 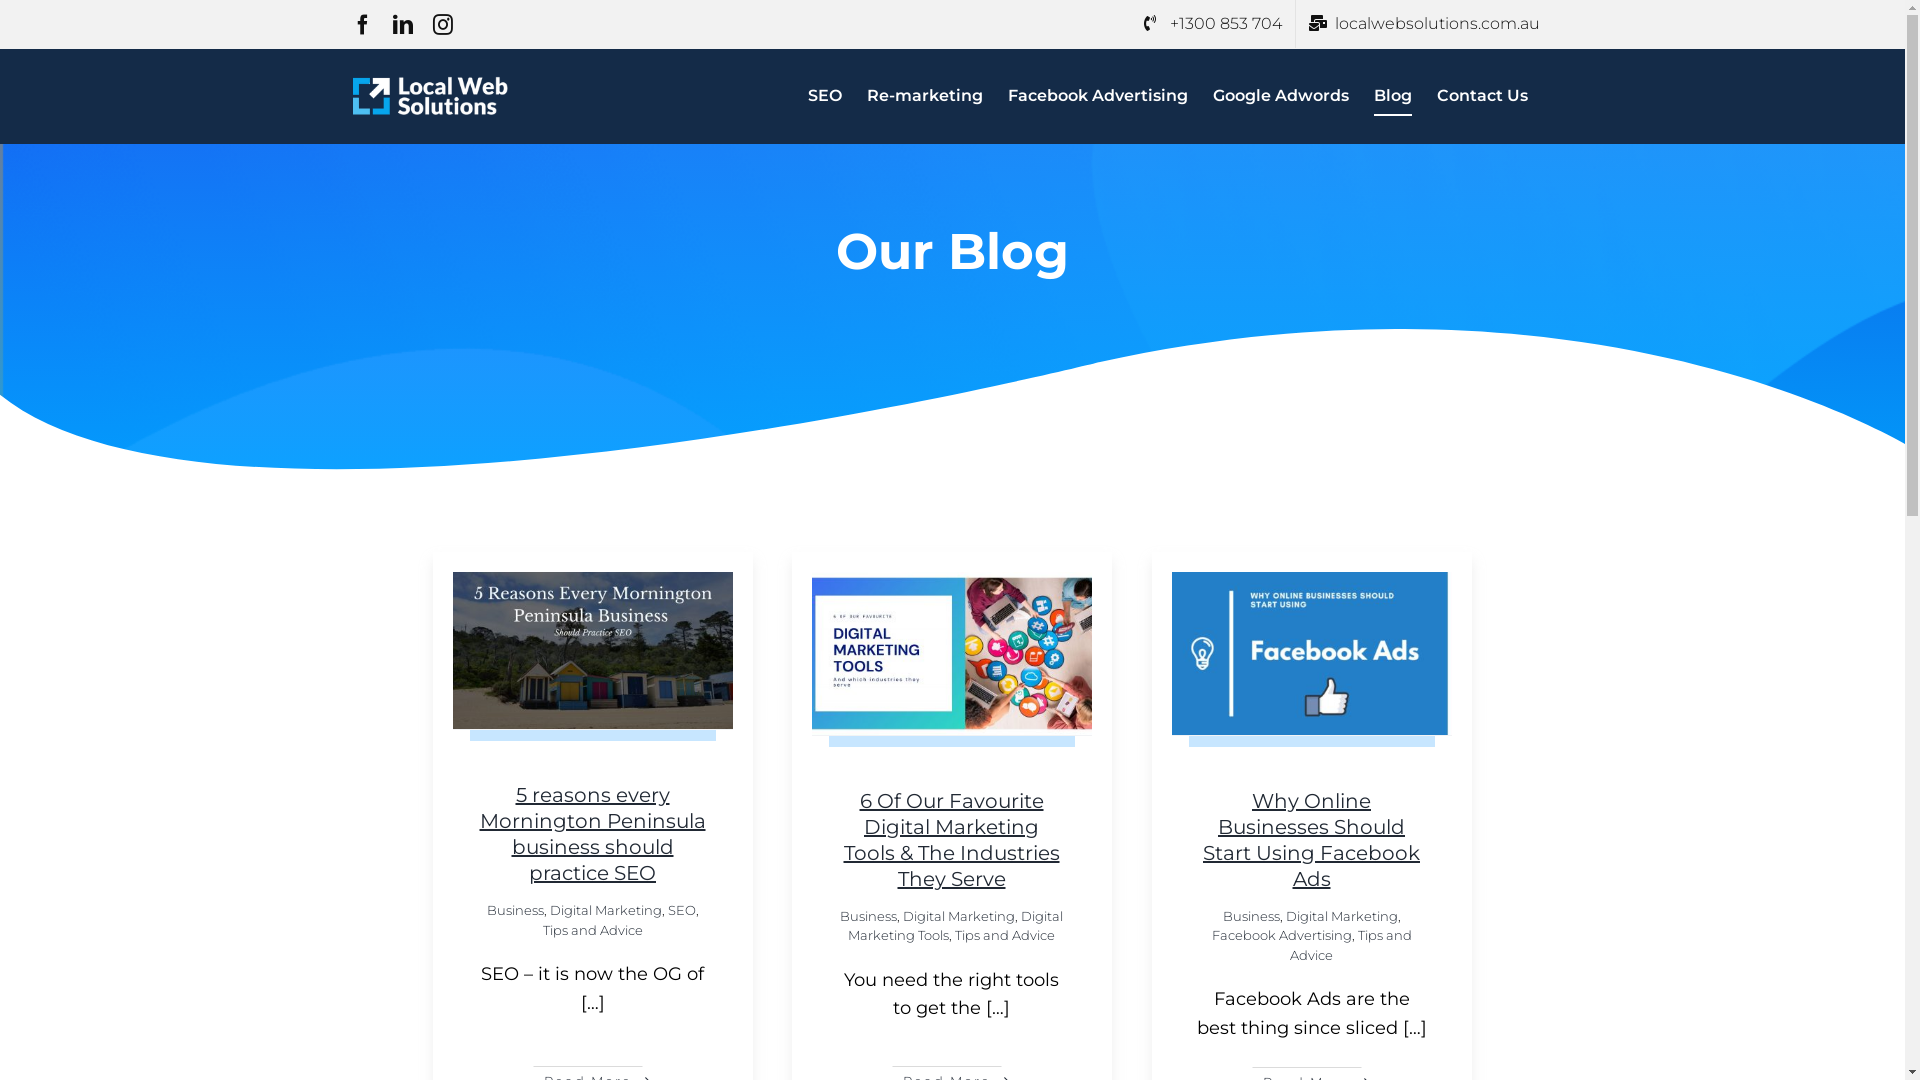 What do you see at coordinates (1097, 96) in the screenshot?
I see `'Facebook Advertising'` at bounding box center [1097, 96].